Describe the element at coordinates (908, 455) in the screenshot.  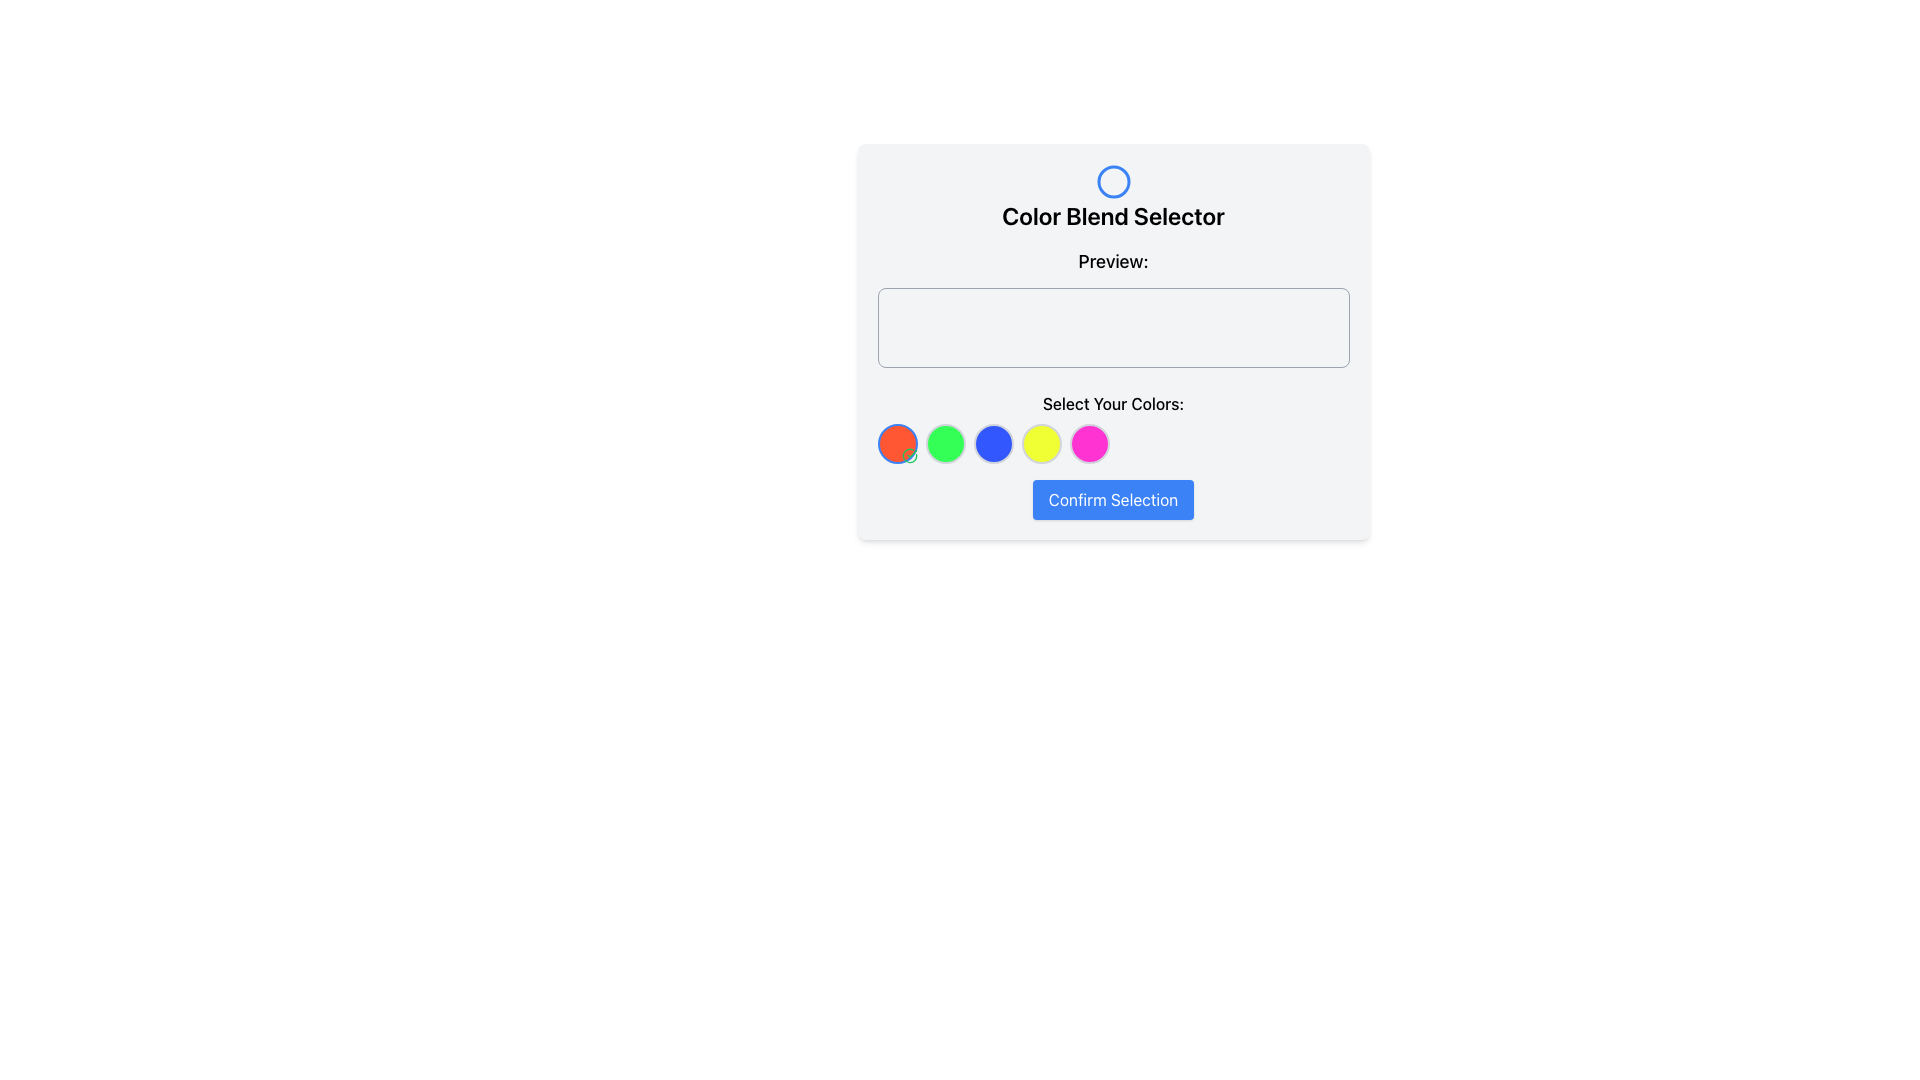
I see `the compact SVG icon with a green stroke, which is part of a circular red button on the leftmost side of a row of colorful buttons, located below the 'Select Your Colors:' label` at that location.